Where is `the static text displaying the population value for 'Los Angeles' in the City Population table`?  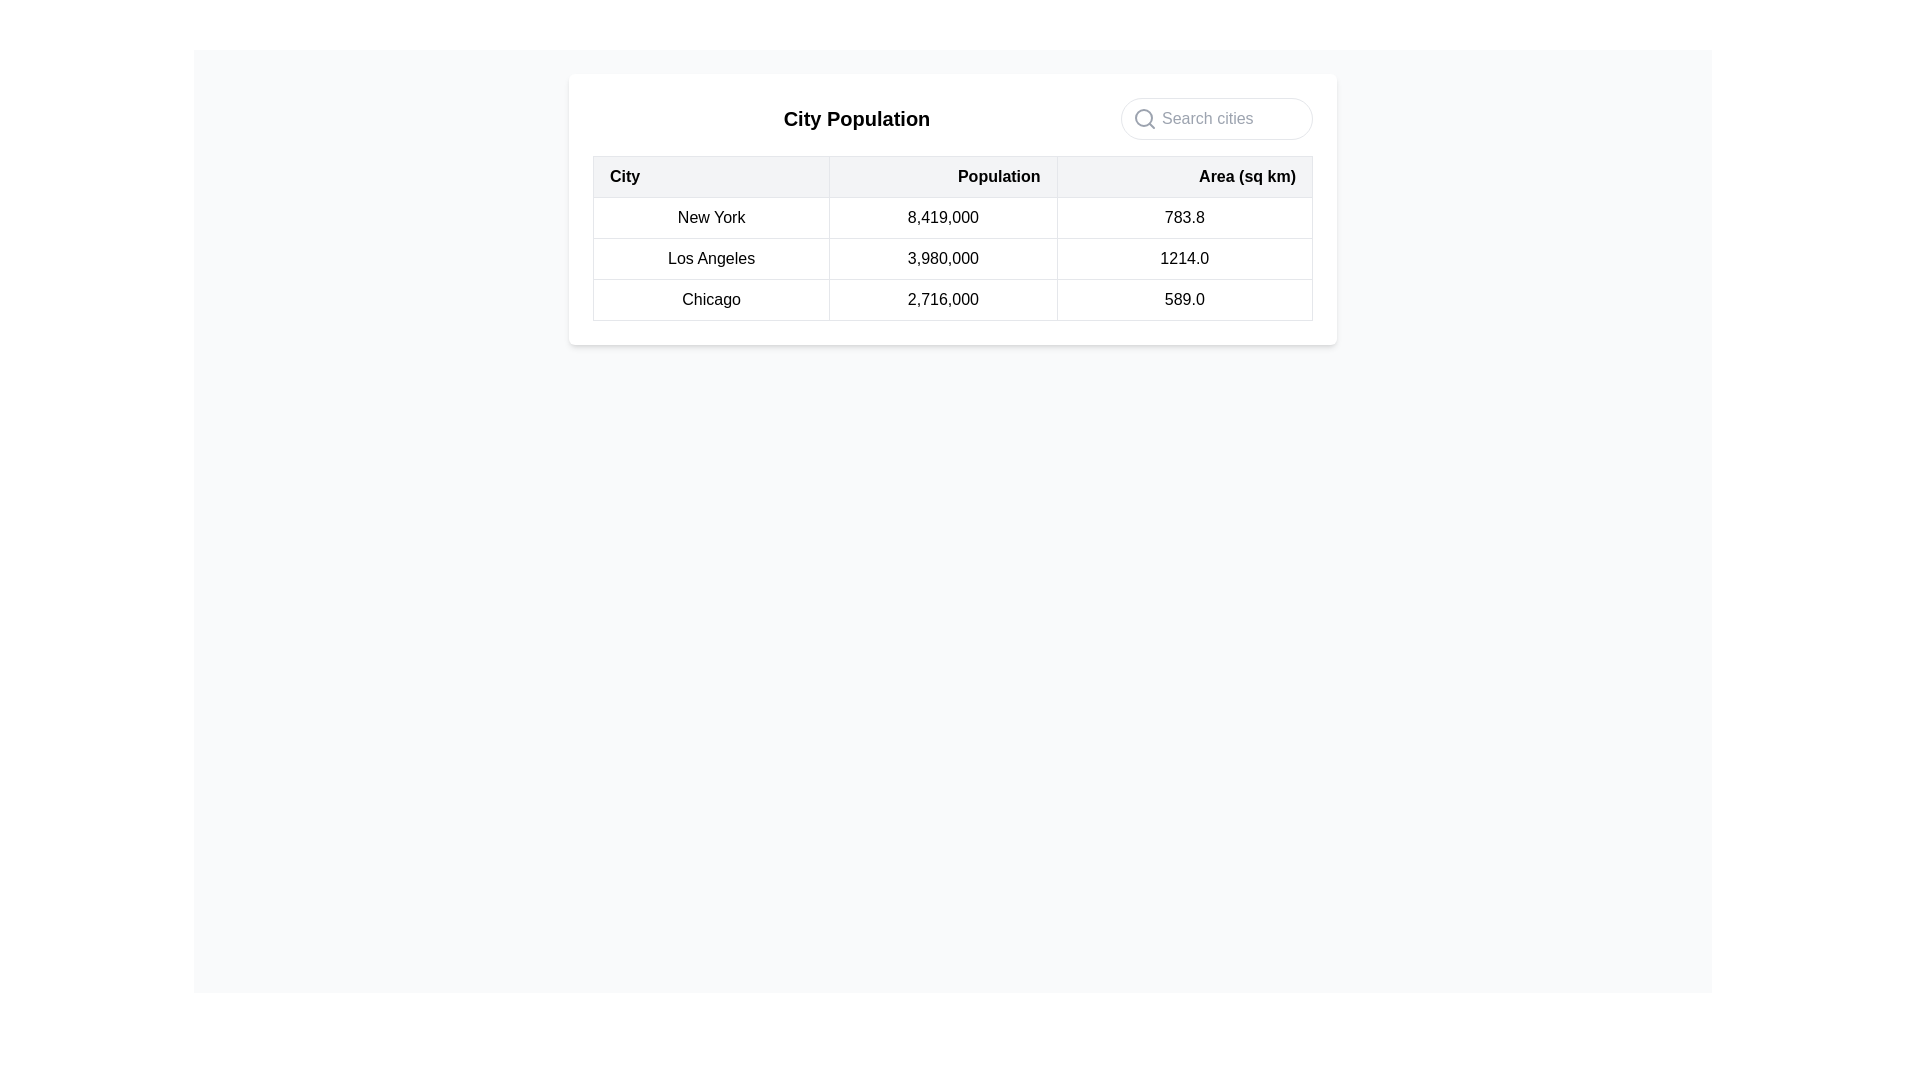
the static text displaying the population value for 'Los Angeles' in the City Population table is located at coordinates (942, 257).